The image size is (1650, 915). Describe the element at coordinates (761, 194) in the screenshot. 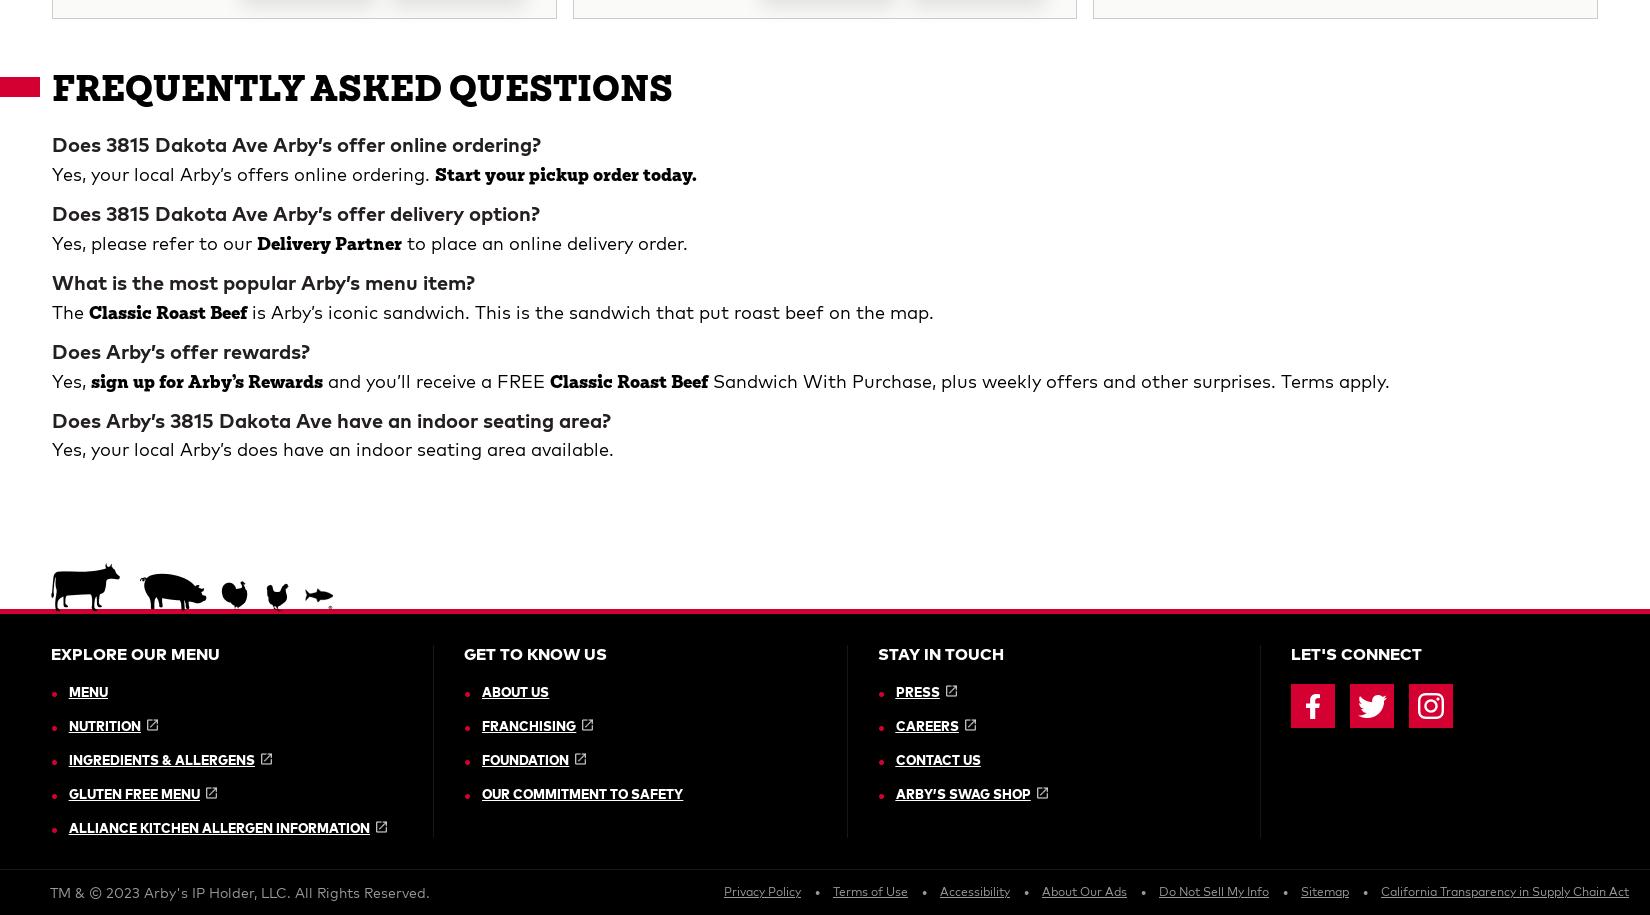

I see `'Privacy Policy'` at that location.